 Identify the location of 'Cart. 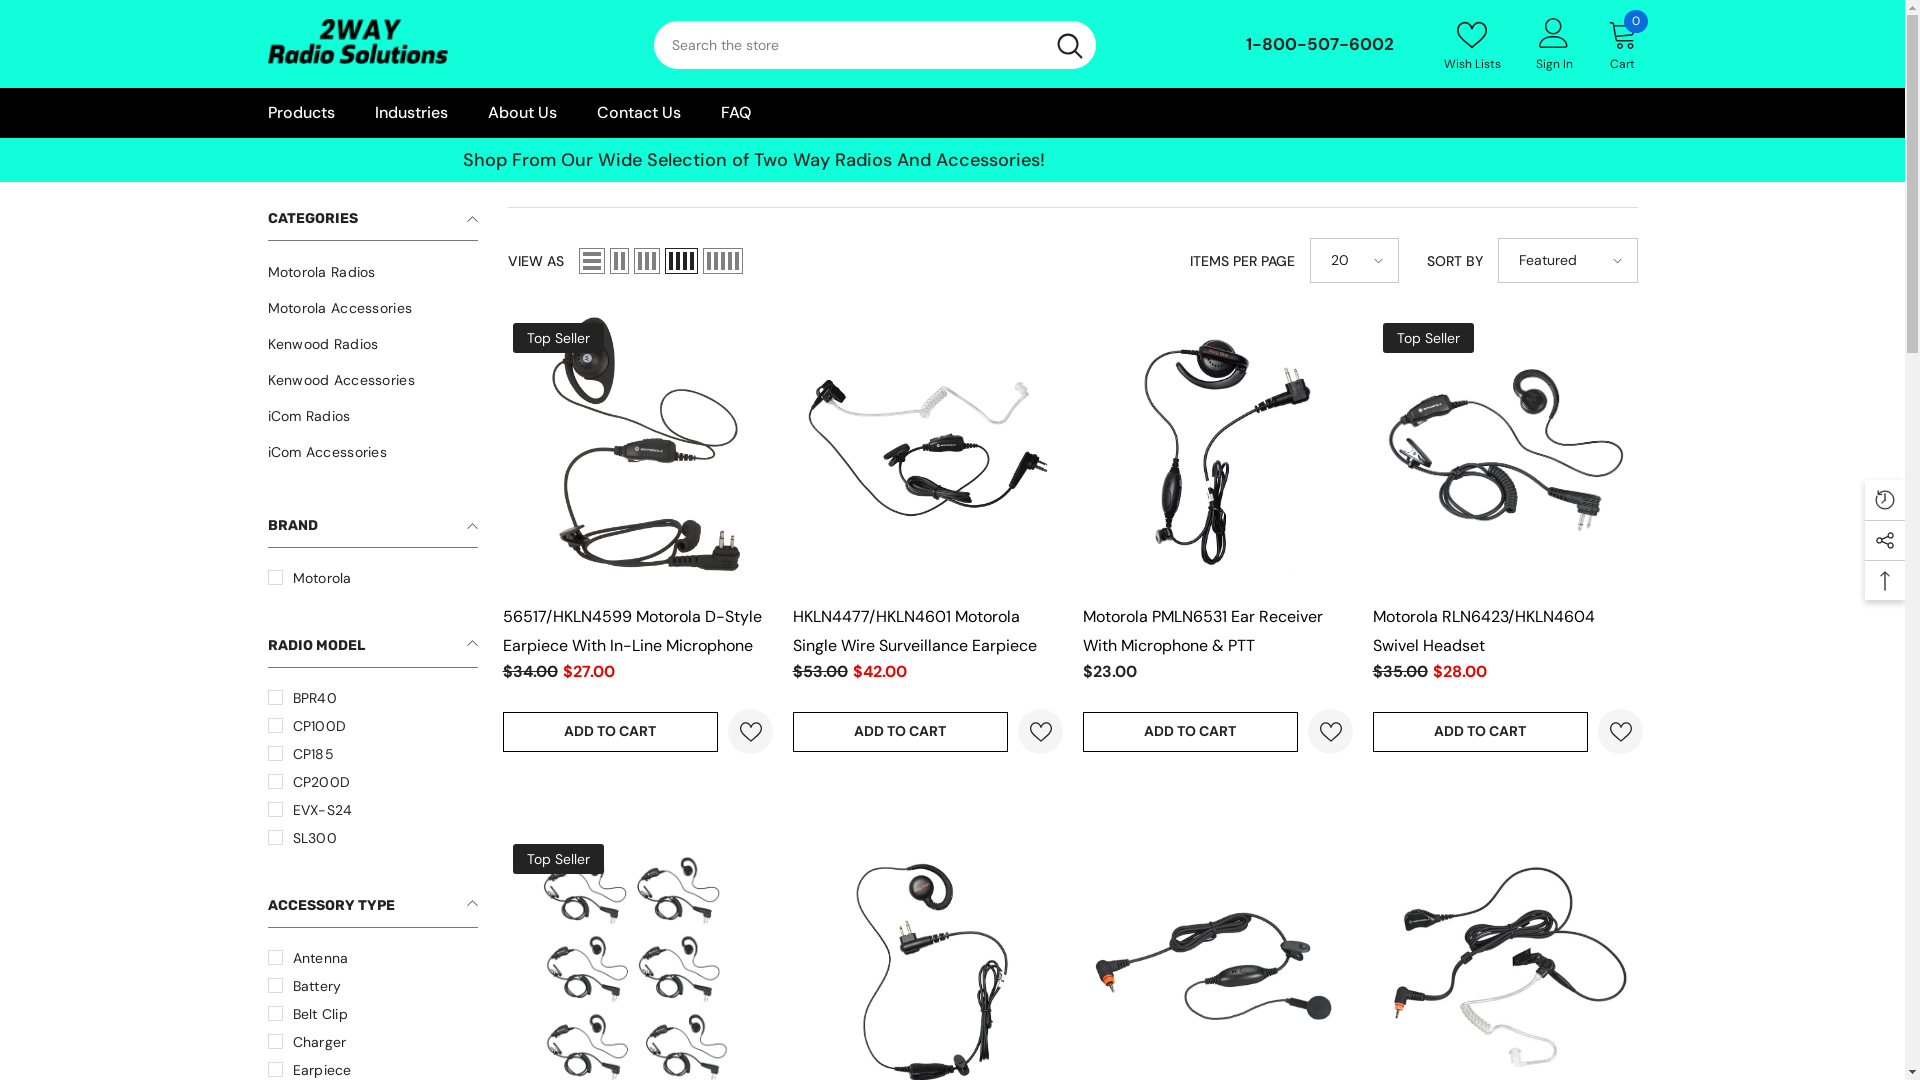
(1622, 43).